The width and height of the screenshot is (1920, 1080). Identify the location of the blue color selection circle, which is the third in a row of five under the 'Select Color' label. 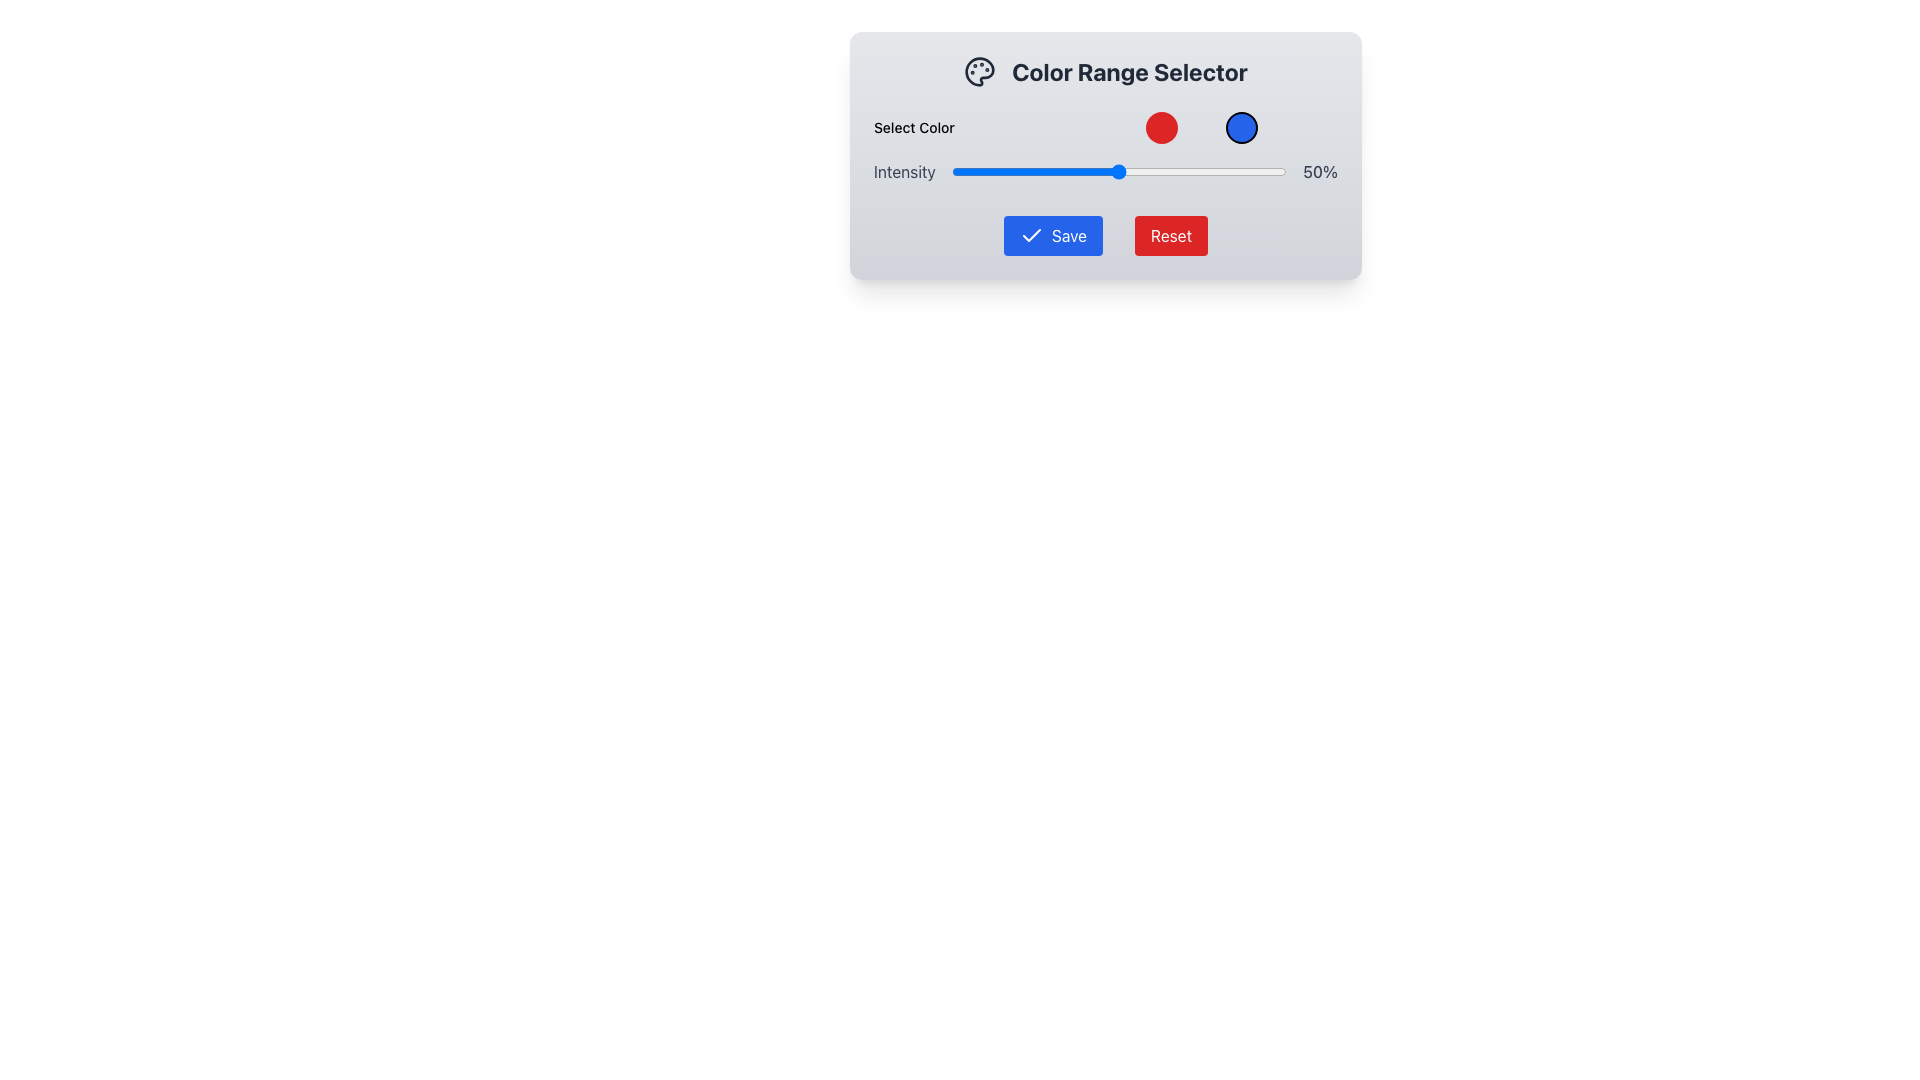
(1241, 127).